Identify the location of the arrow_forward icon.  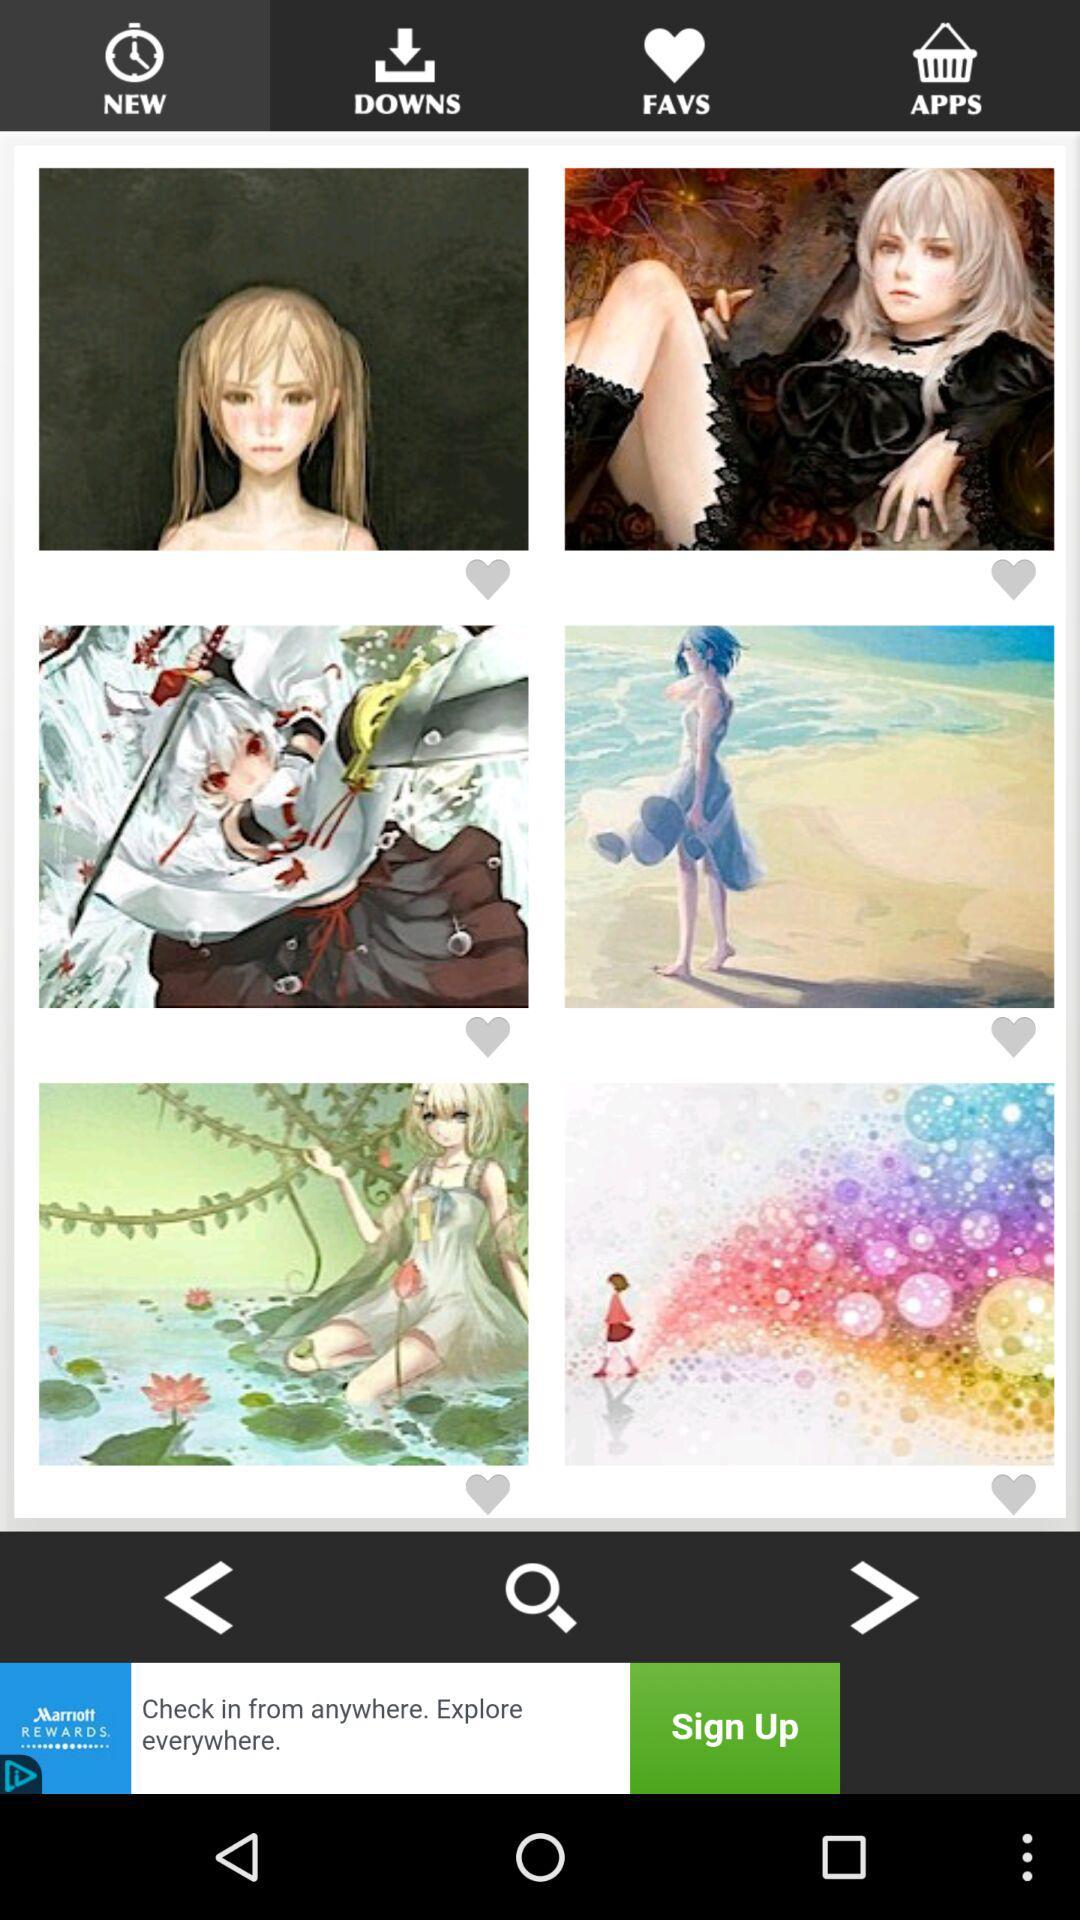
(882, 1708).